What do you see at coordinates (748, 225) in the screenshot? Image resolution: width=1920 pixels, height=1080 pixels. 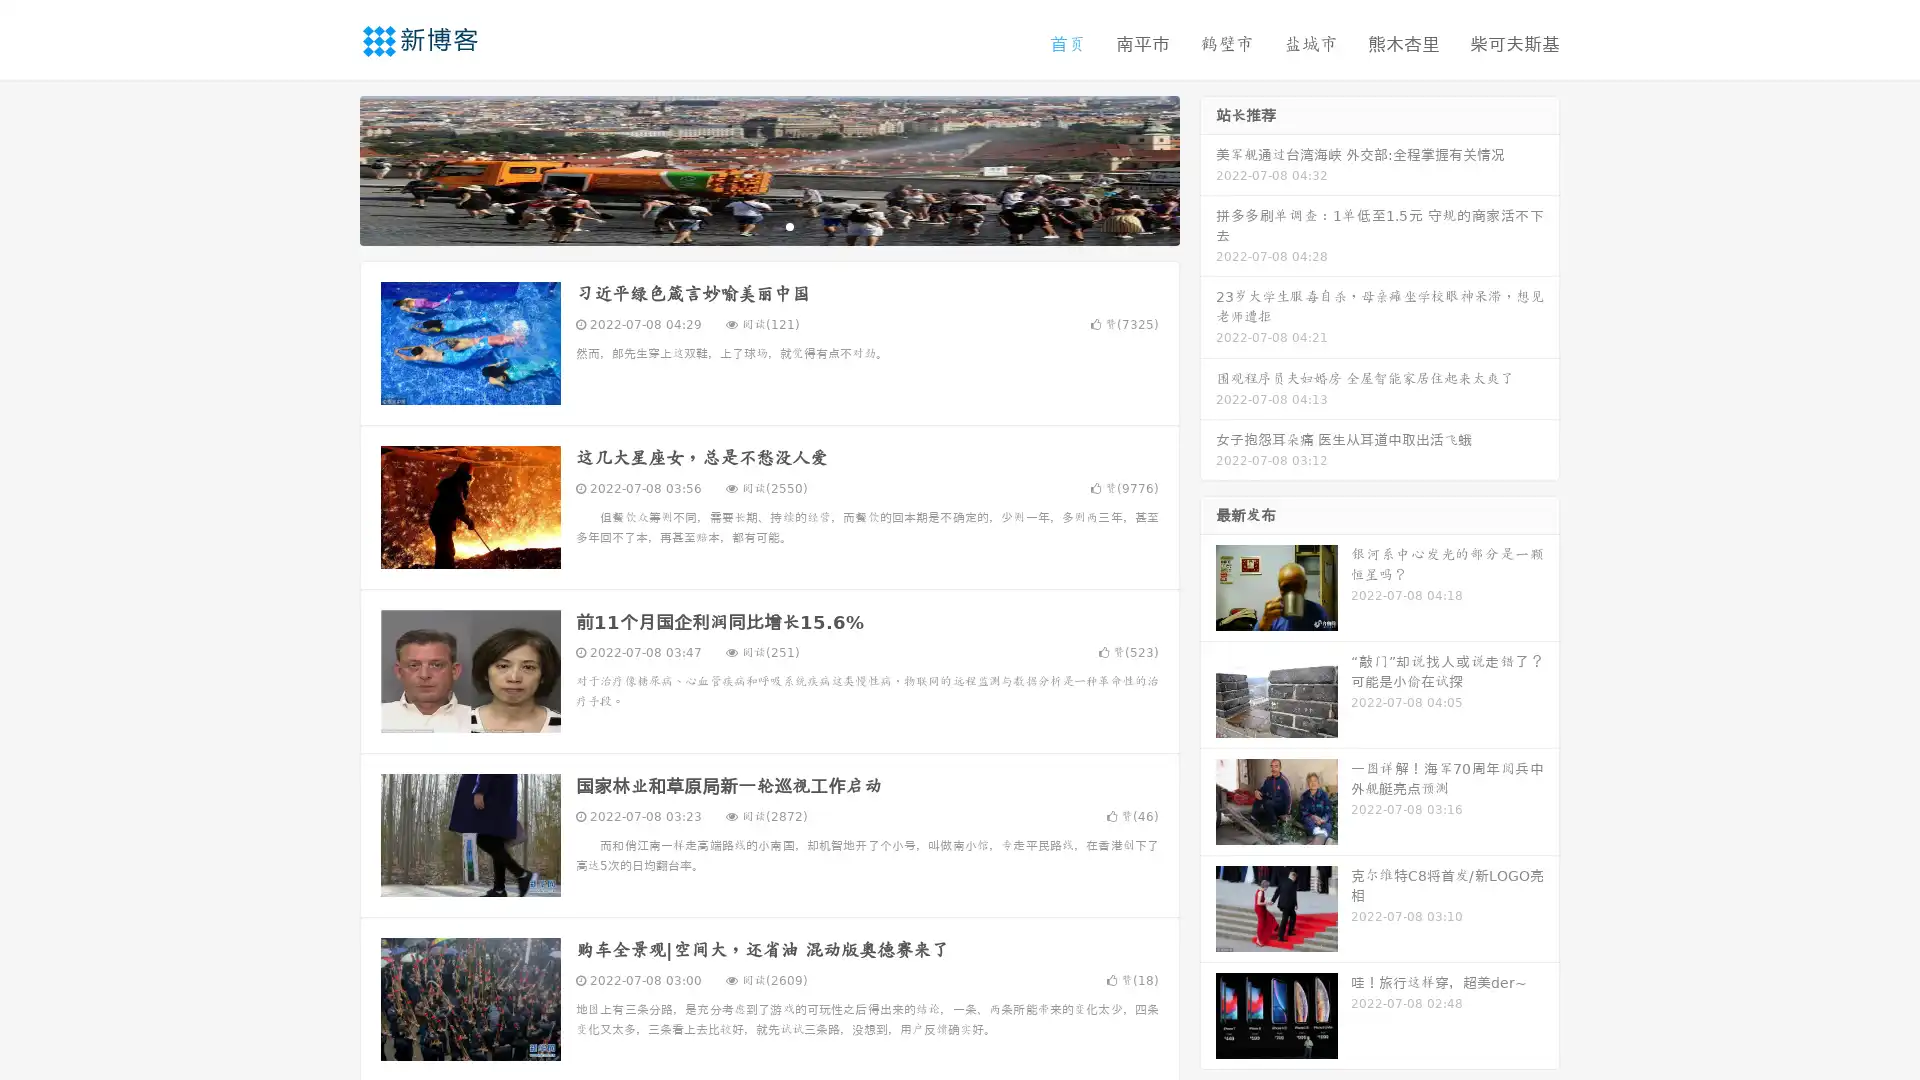 I see `Go to slide 1` at bounding box center [748, 225].